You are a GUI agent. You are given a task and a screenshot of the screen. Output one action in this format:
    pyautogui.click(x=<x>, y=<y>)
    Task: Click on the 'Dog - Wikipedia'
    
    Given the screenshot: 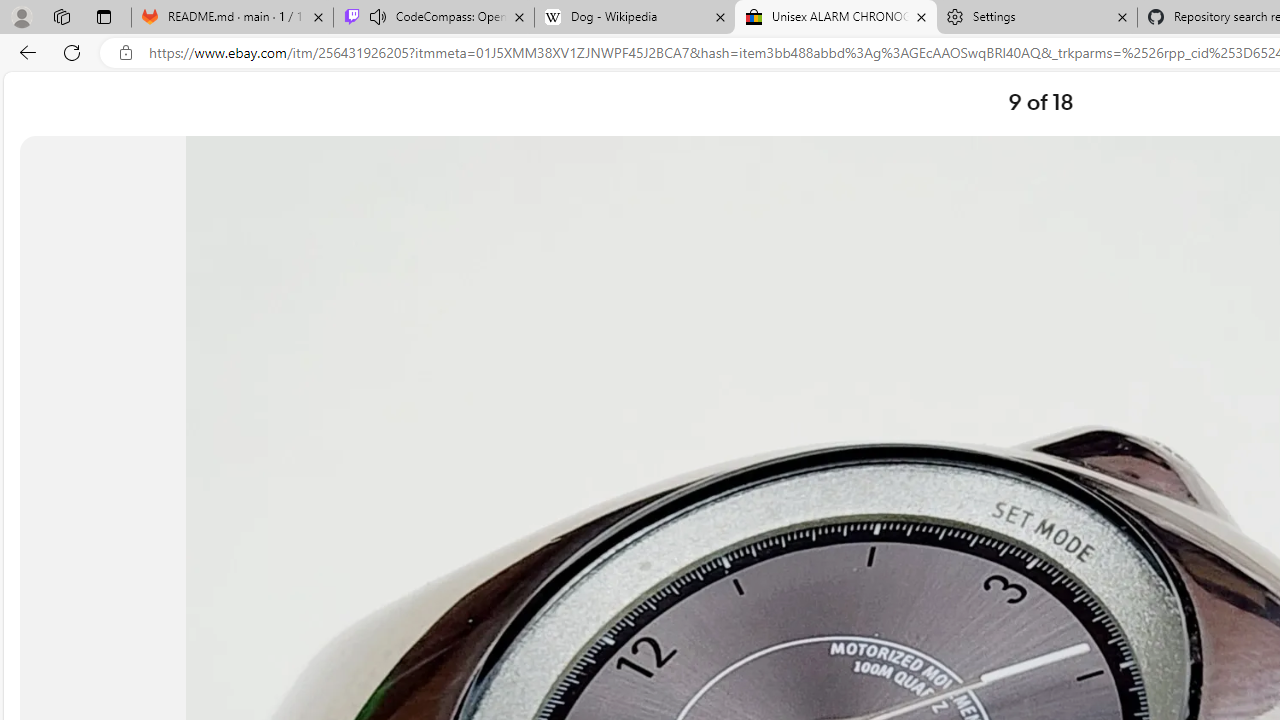 What is the action you would take?
    pyautogui.click(x=633, y=17)
    